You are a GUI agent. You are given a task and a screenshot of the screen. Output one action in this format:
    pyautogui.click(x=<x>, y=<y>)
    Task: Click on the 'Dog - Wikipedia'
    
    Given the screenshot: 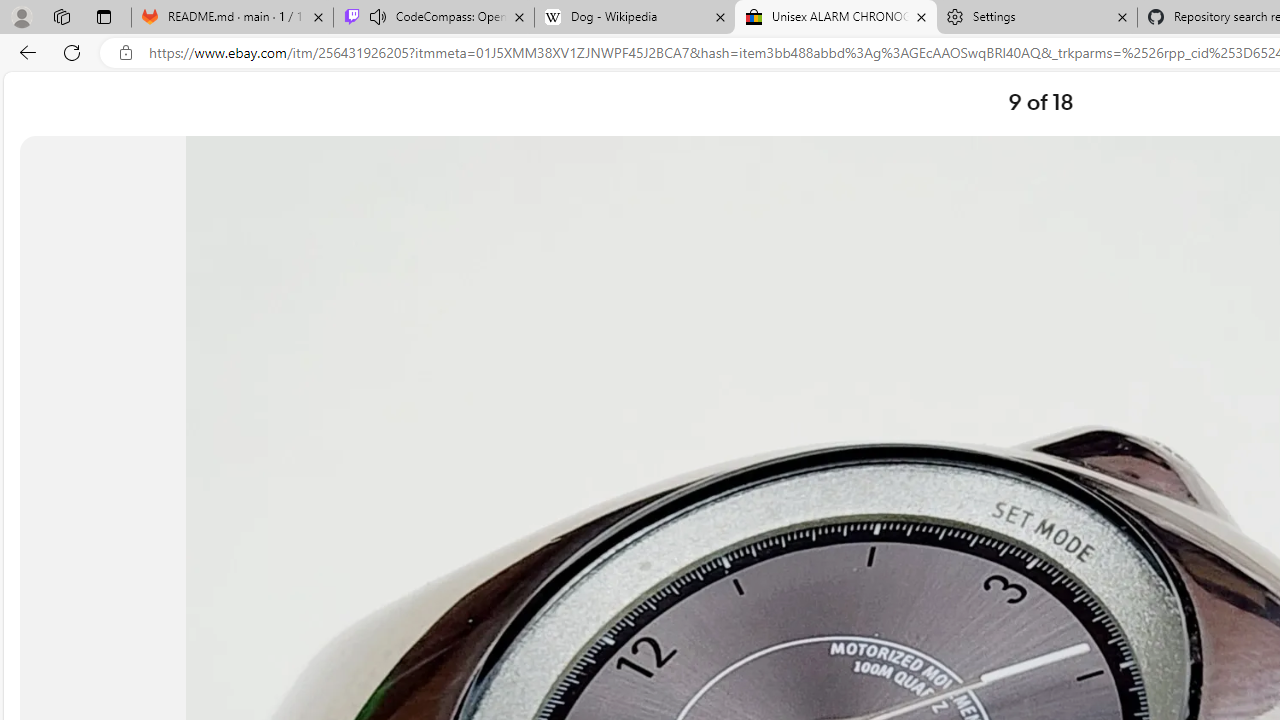 What is the action you would take?
    pyautogui.click(x=633, y=17)
    